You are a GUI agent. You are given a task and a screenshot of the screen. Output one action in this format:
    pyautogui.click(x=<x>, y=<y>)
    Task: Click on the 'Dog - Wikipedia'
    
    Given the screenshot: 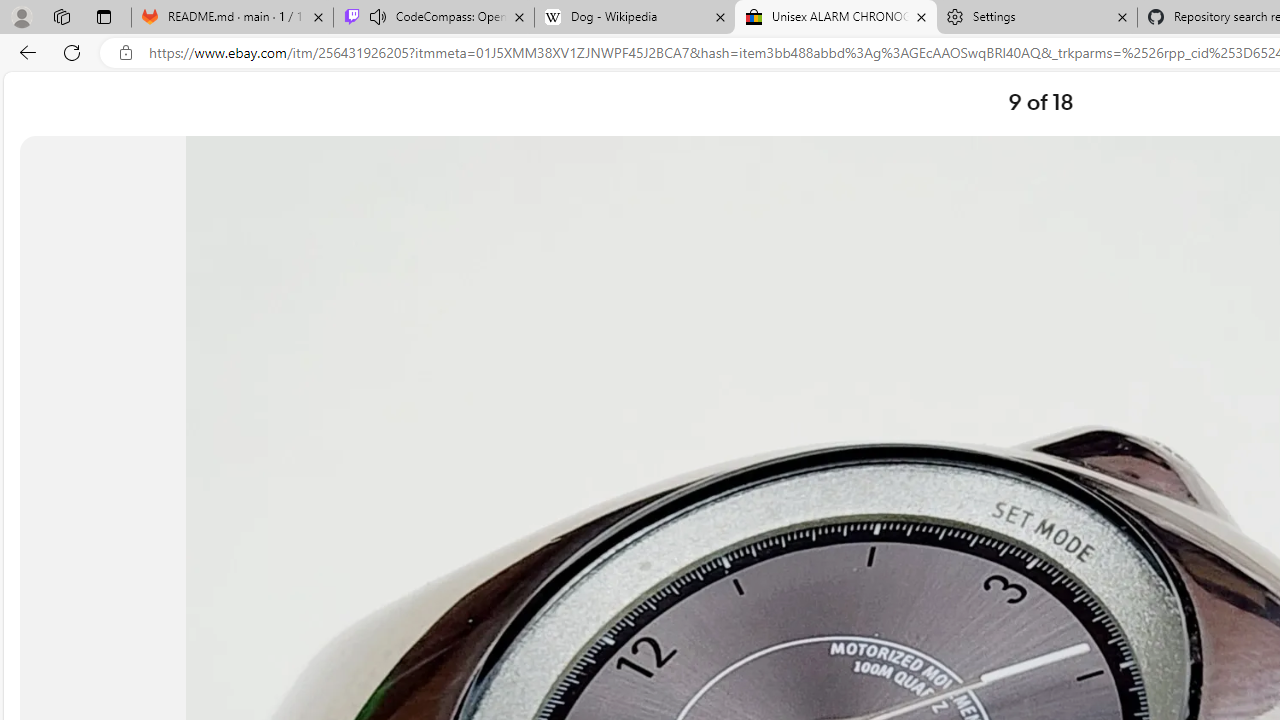 What is the action you would take?
    pyautogui.click(x=633, y=17)
    